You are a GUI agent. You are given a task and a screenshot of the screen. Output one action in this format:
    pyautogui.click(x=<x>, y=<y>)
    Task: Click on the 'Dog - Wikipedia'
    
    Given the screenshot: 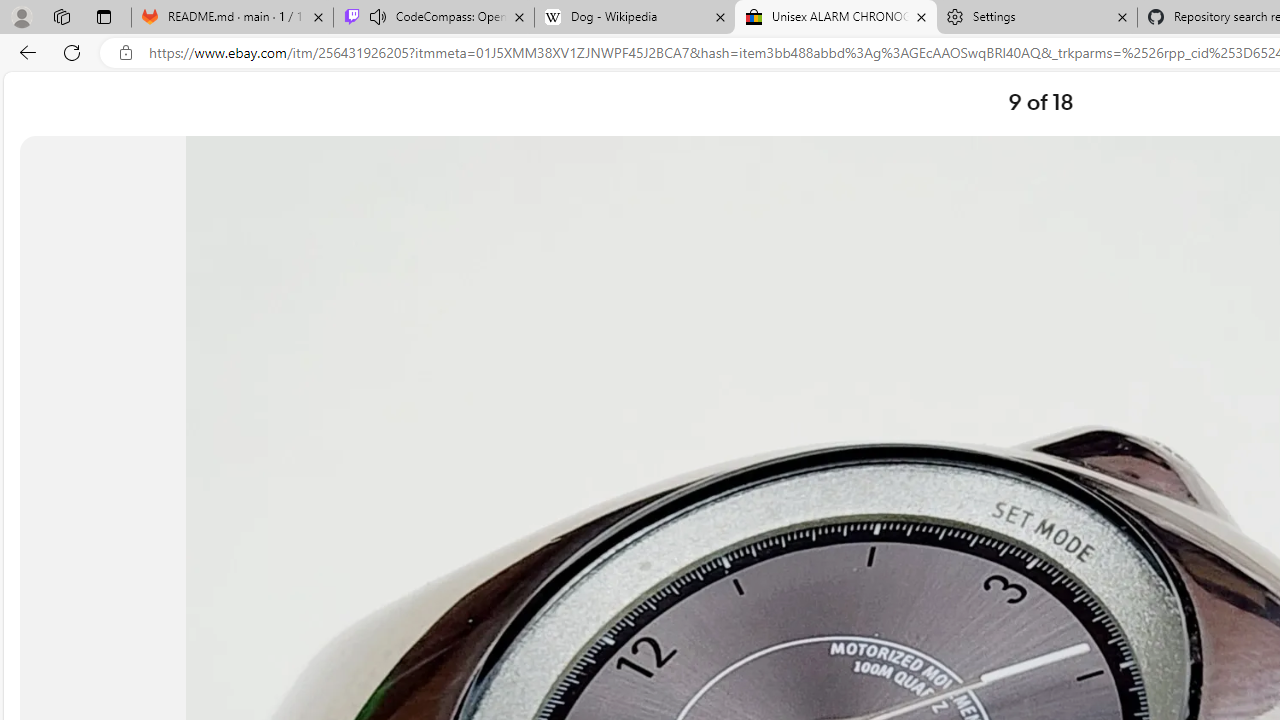 What is the action you would take?
    pyautogui.click(x=633, y=17)
    